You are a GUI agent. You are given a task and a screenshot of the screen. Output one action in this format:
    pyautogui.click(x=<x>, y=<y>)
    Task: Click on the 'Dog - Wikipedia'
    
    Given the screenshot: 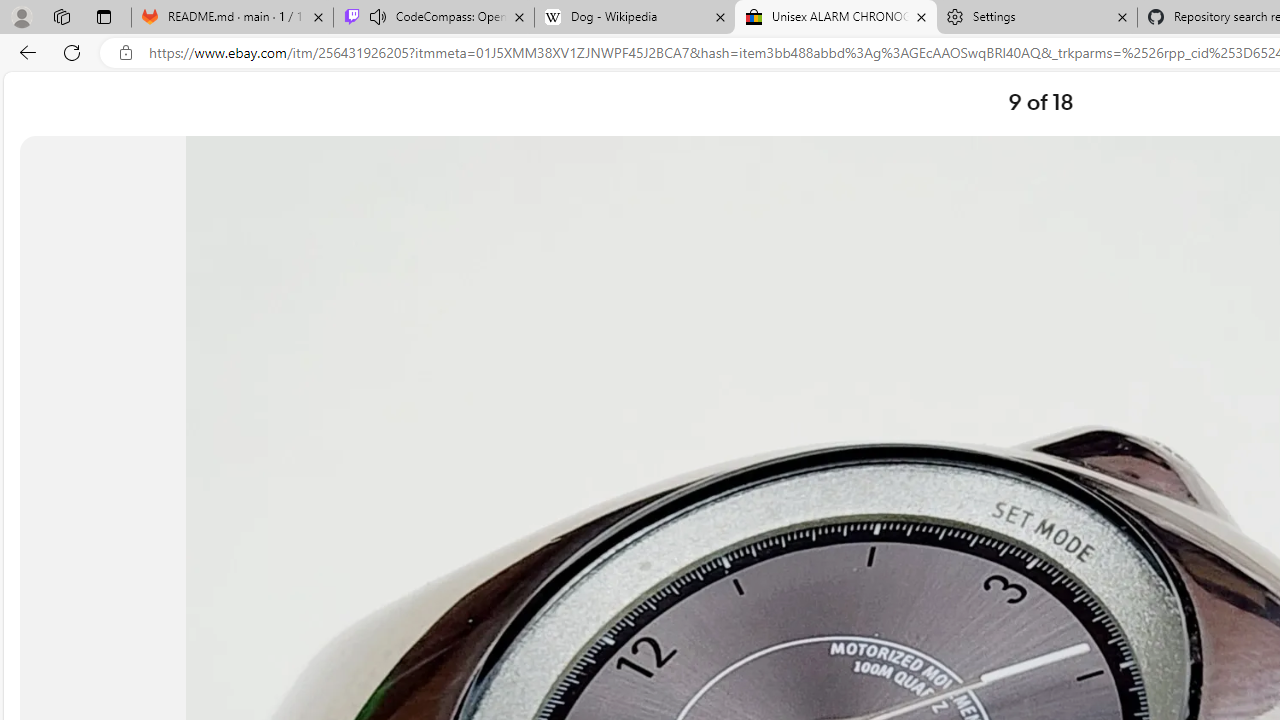 What is the action you would take?
    pyautogui.click(x=633, y=17)
    